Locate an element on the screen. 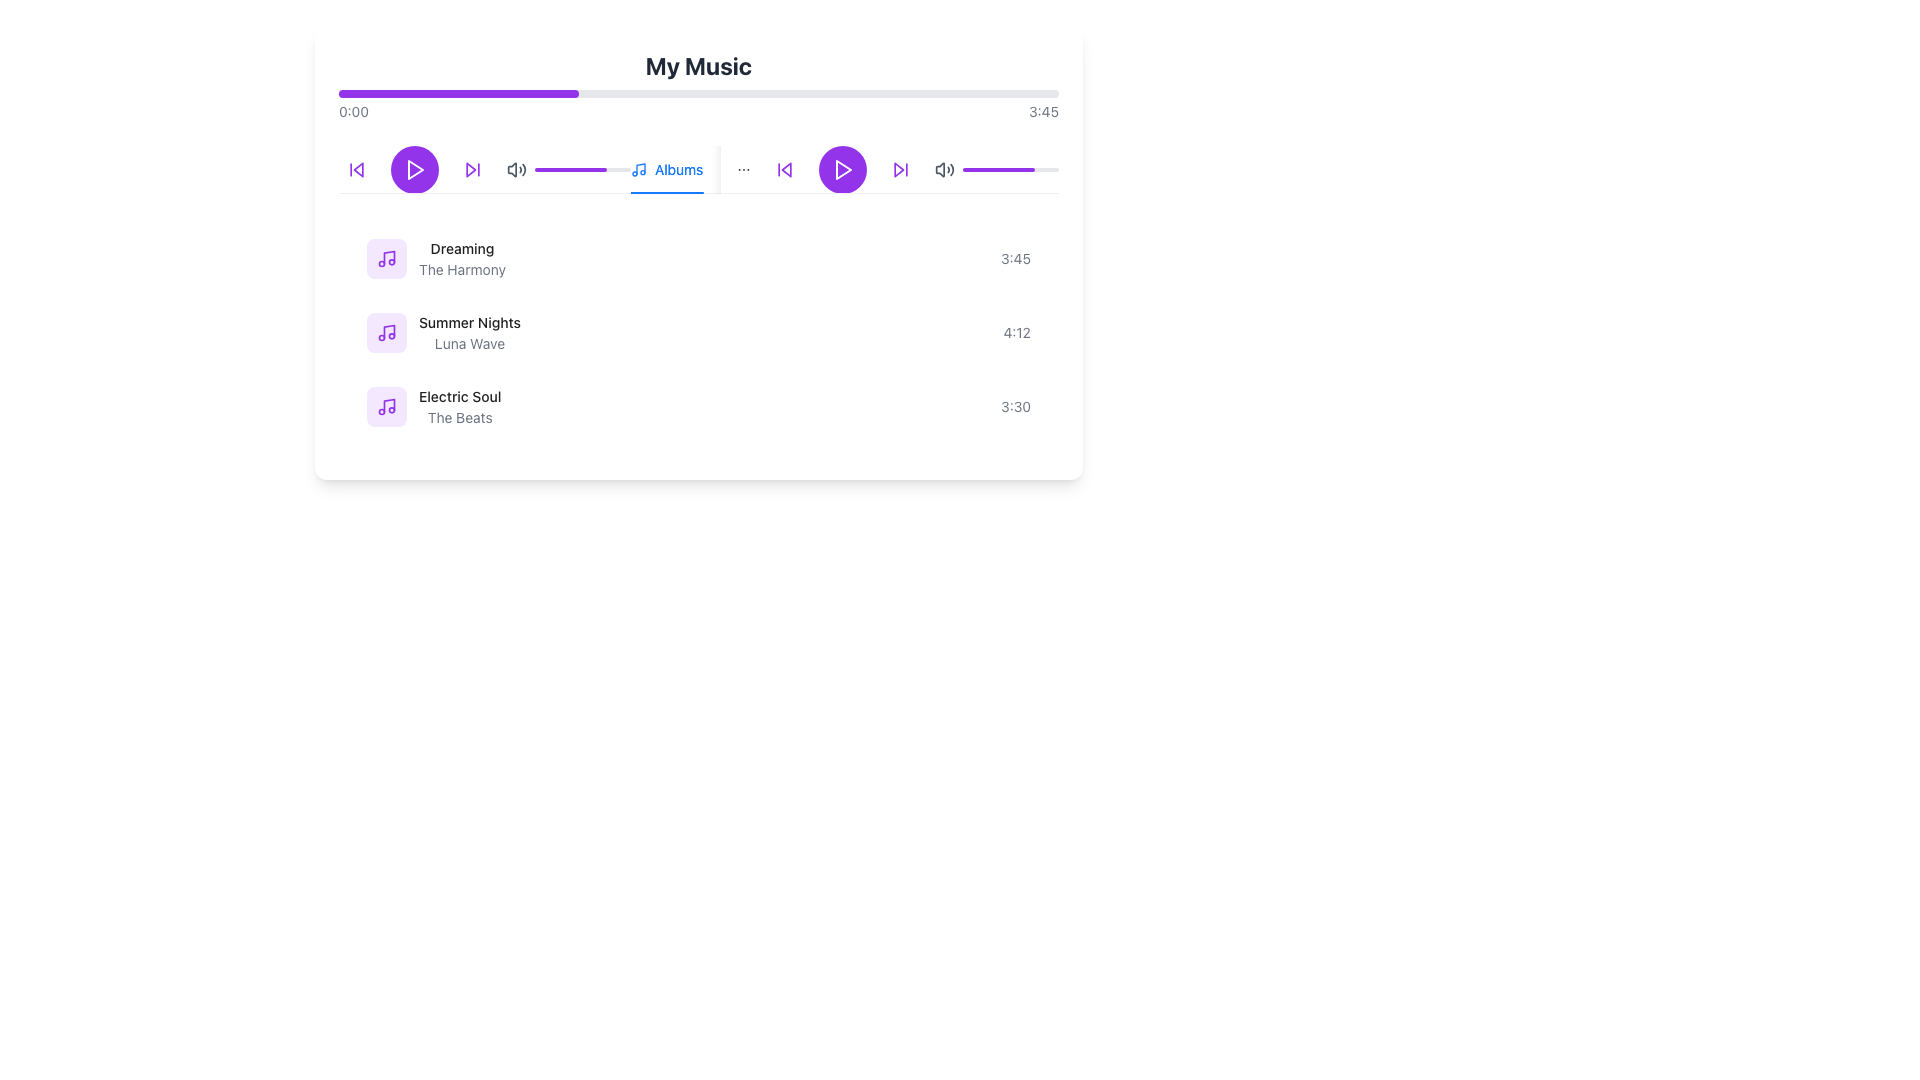 The width and height of the screenshot is (1920, 1080). the circular button with a purple border and white background that contains a purple forward arrow icon is located at coordinates (900, 168).